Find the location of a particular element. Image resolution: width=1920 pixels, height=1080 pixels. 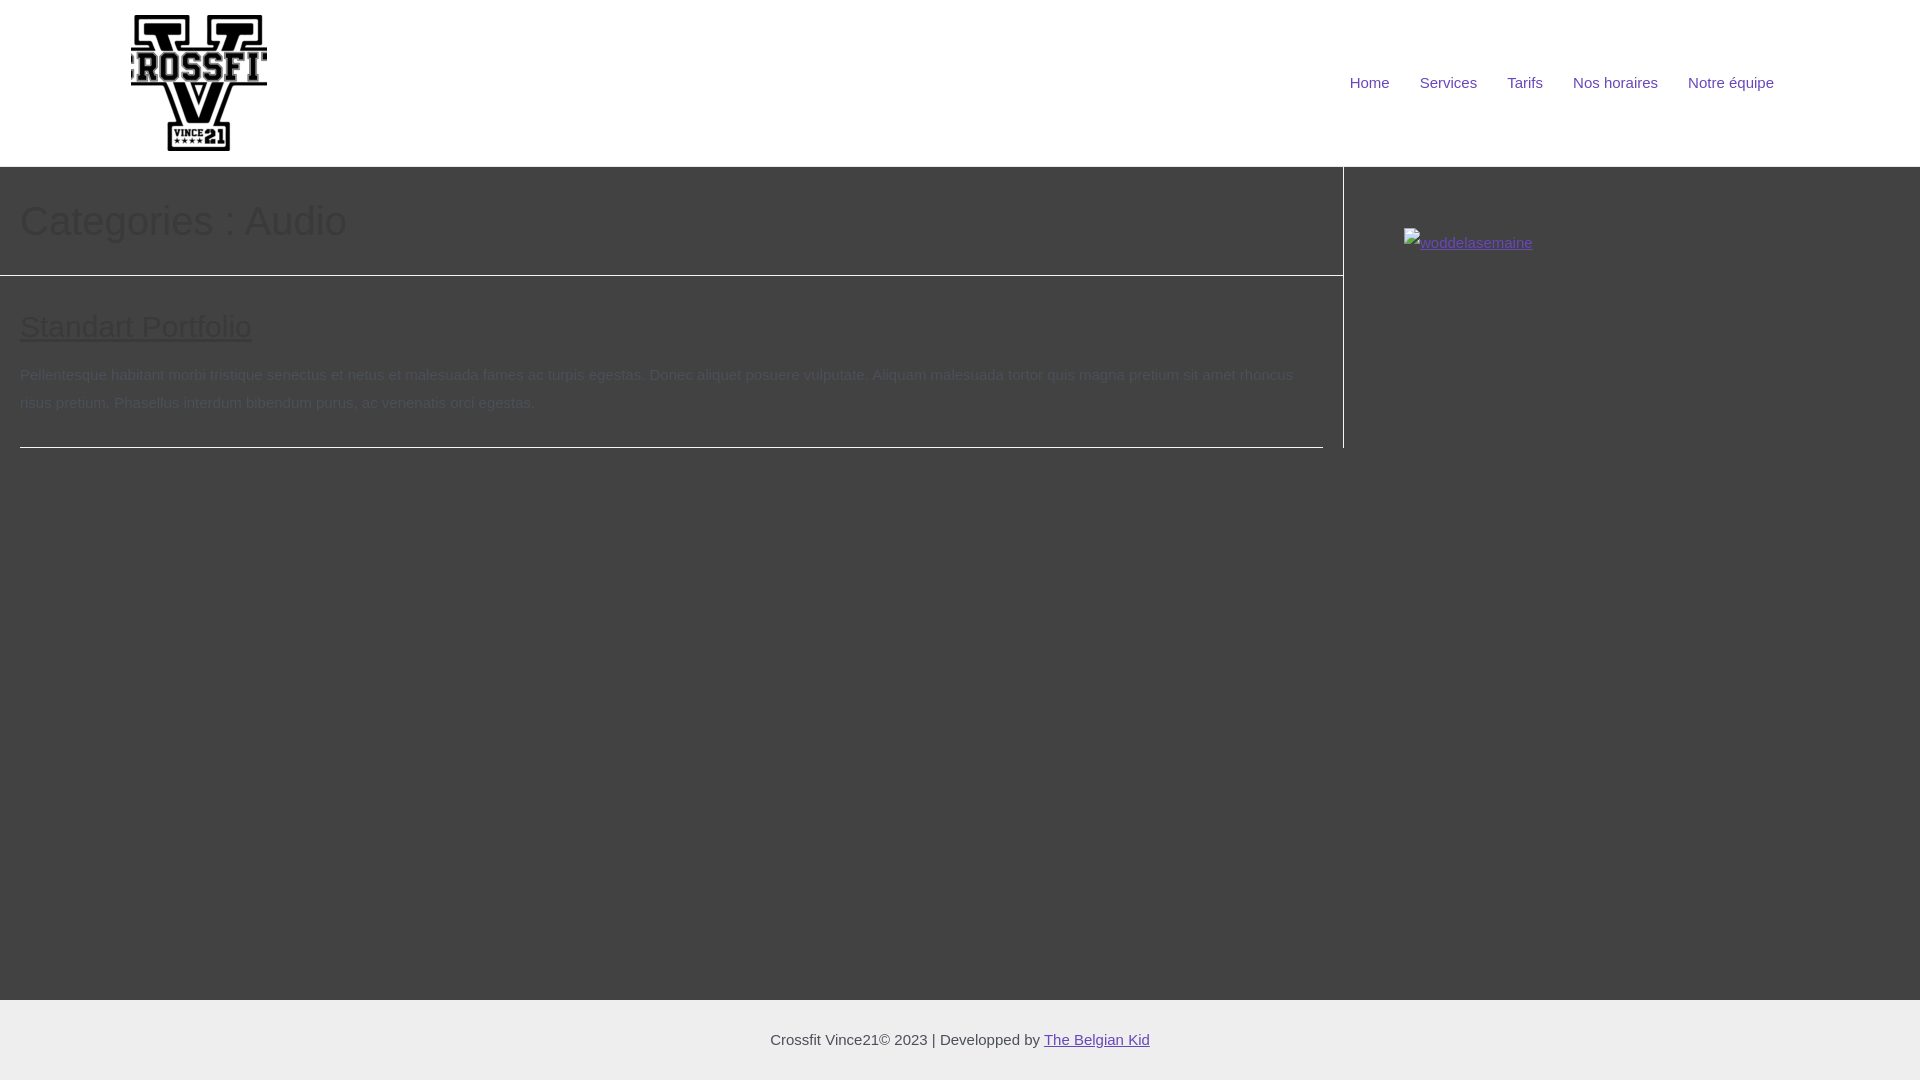

'Home' is located at coordinates (1368, 82).